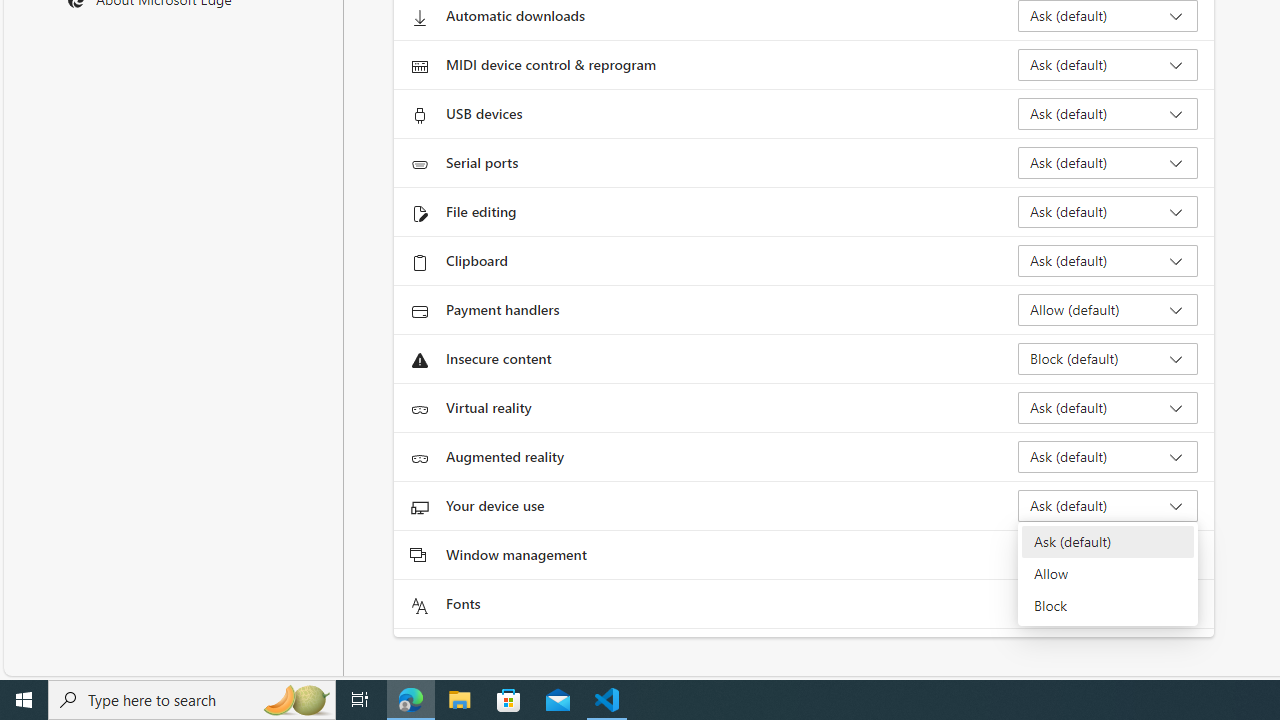 This screenshot has height=720, width=1280. I want to click on 'Block', so click(1106, 604).